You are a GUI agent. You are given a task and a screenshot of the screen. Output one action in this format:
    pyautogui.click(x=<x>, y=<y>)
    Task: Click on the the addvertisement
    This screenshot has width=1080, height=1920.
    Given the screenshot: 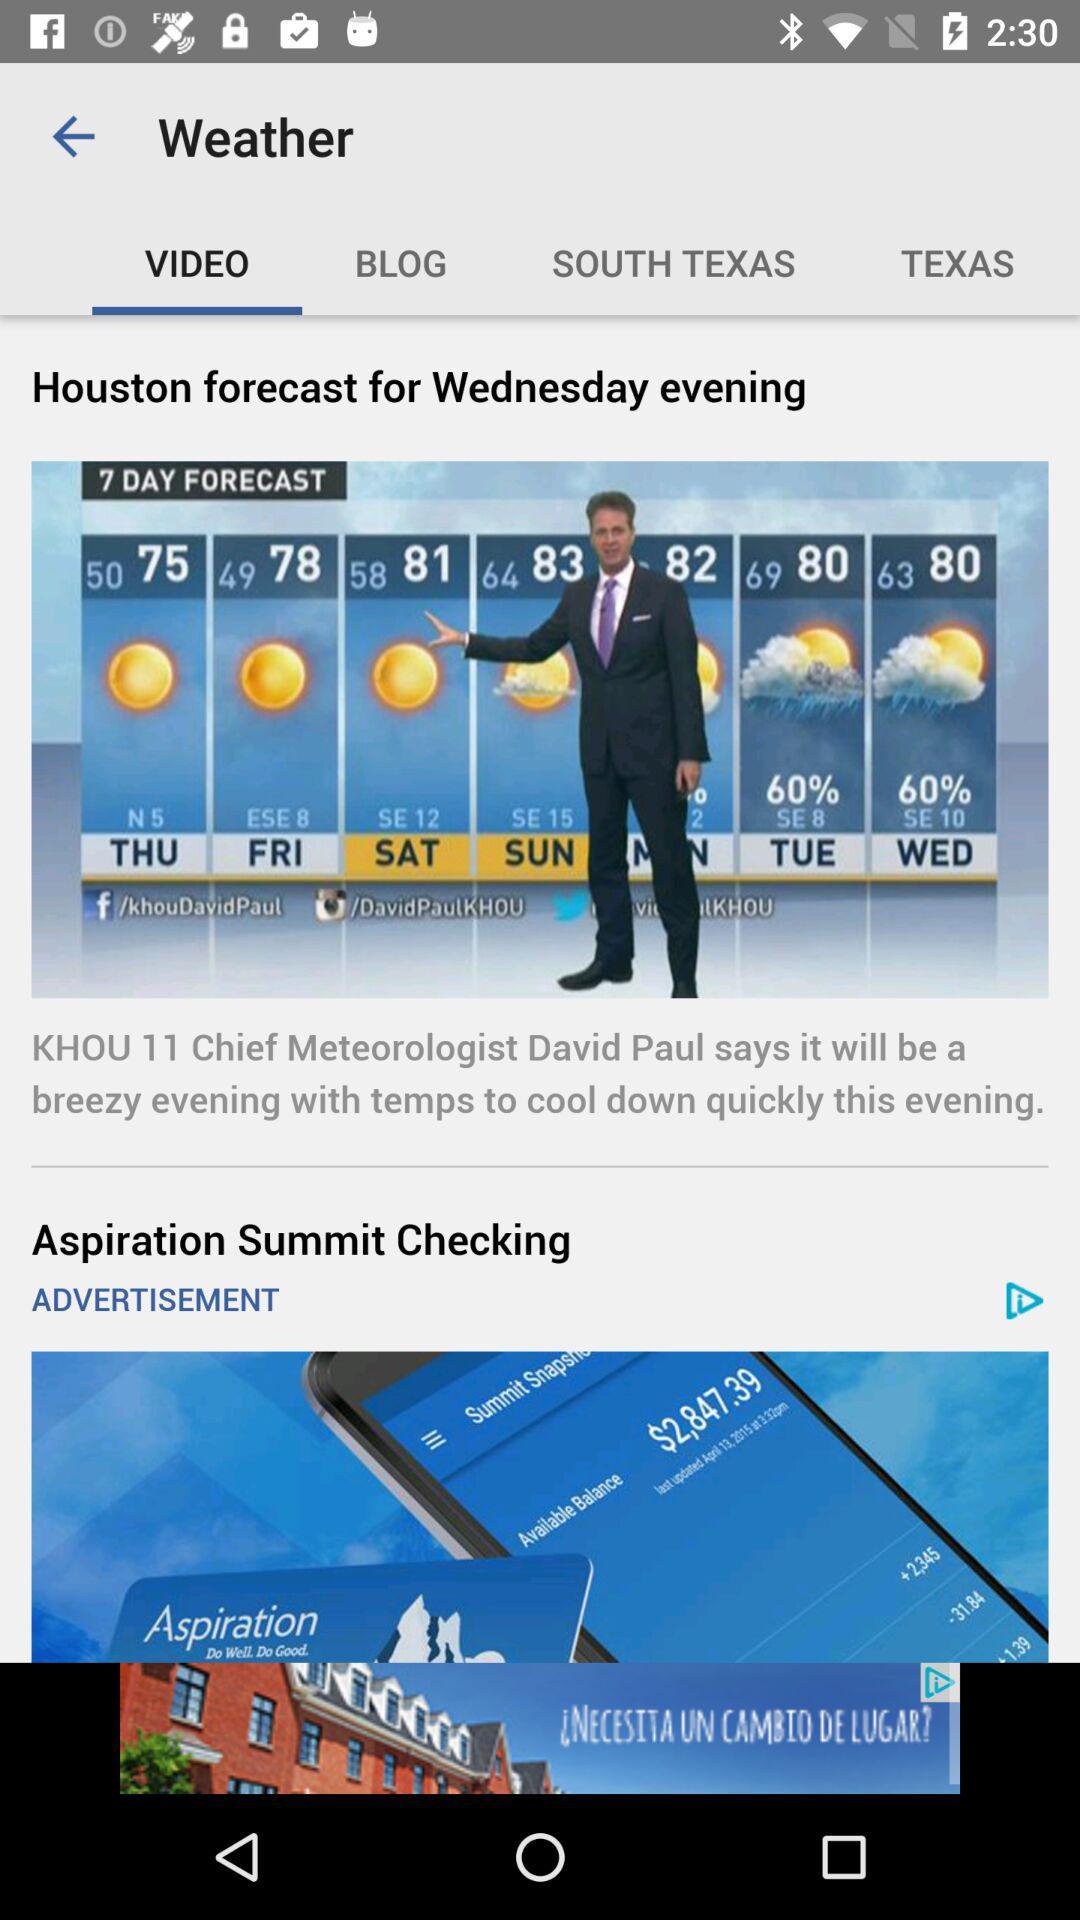 What is the action you would take?
    pyautogui.click(x=540, y=1507)
    